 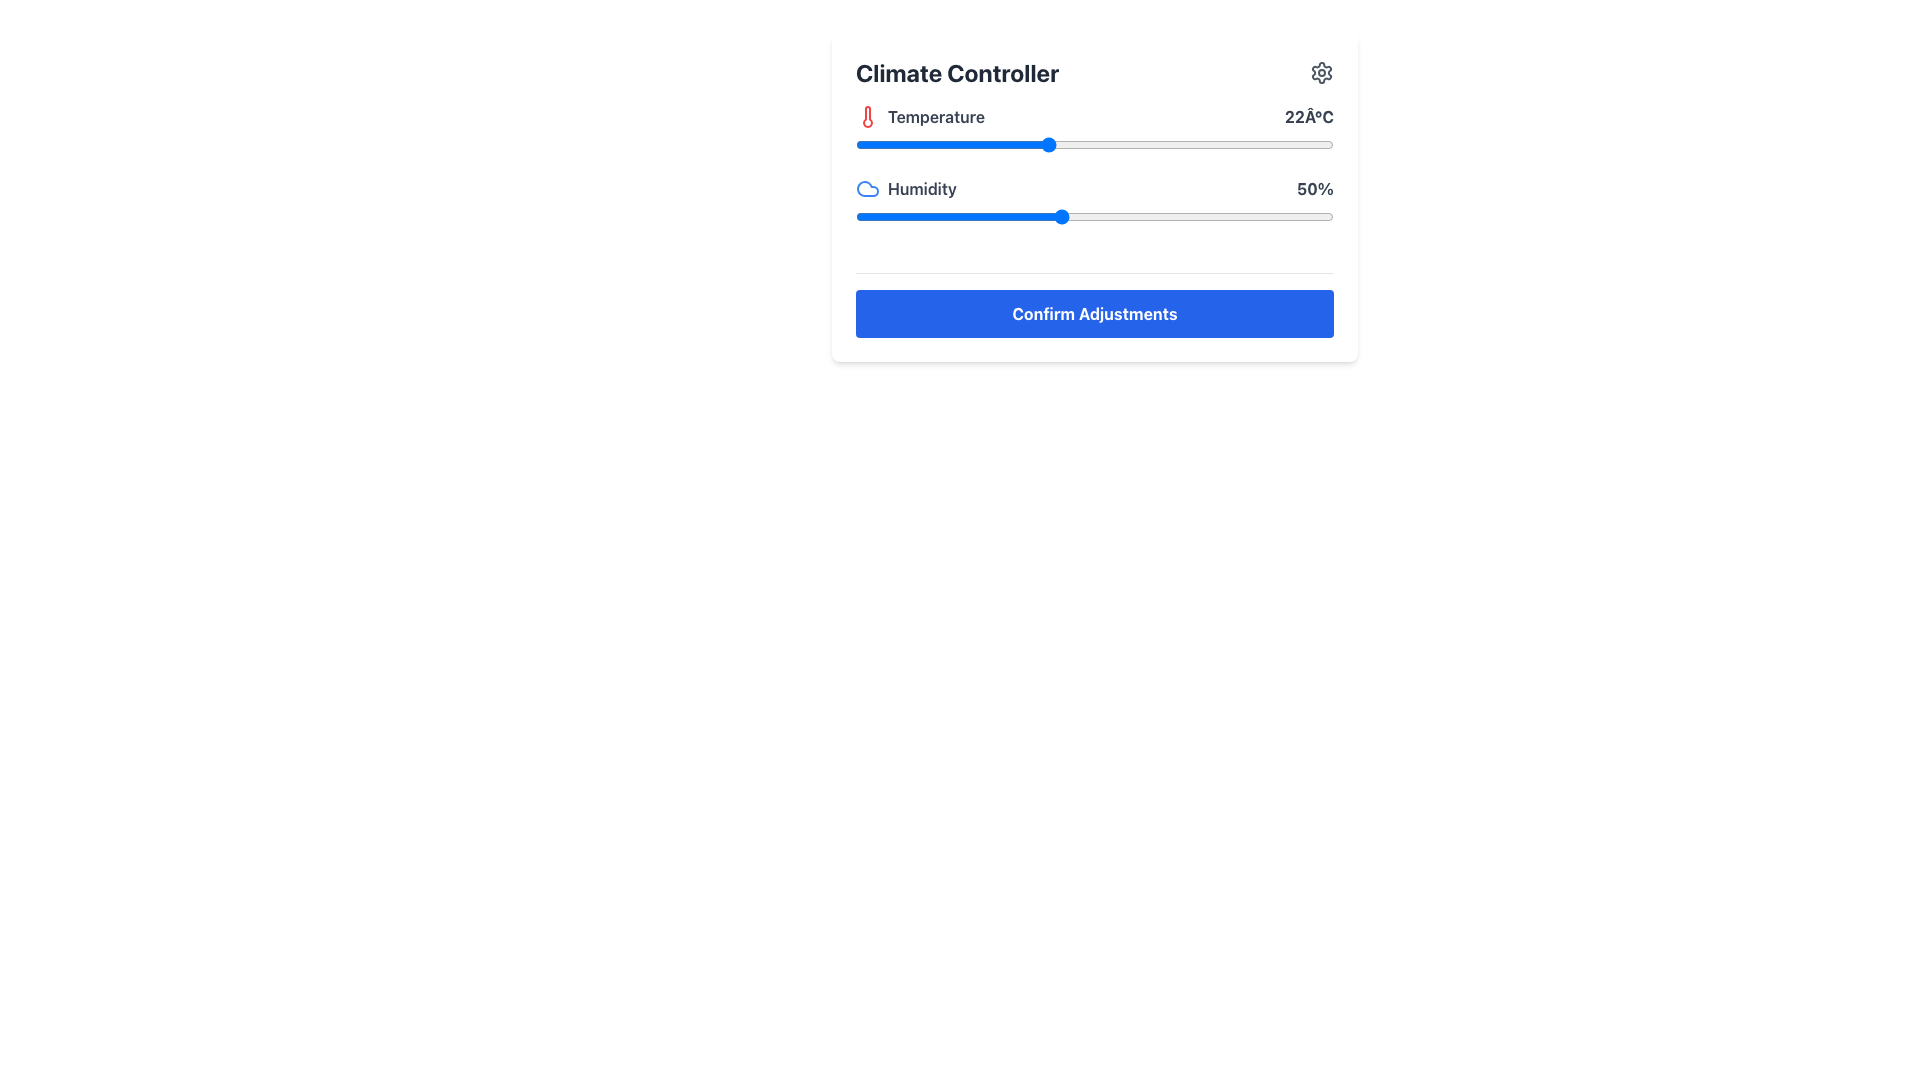 What do you see at coordinates (1315, 189) in the screenshot?
I see `the text '50%' displayed in bold and dark-colored font next to the Humidity label within the Climate Controller card` at bounding box center [1315, 189].